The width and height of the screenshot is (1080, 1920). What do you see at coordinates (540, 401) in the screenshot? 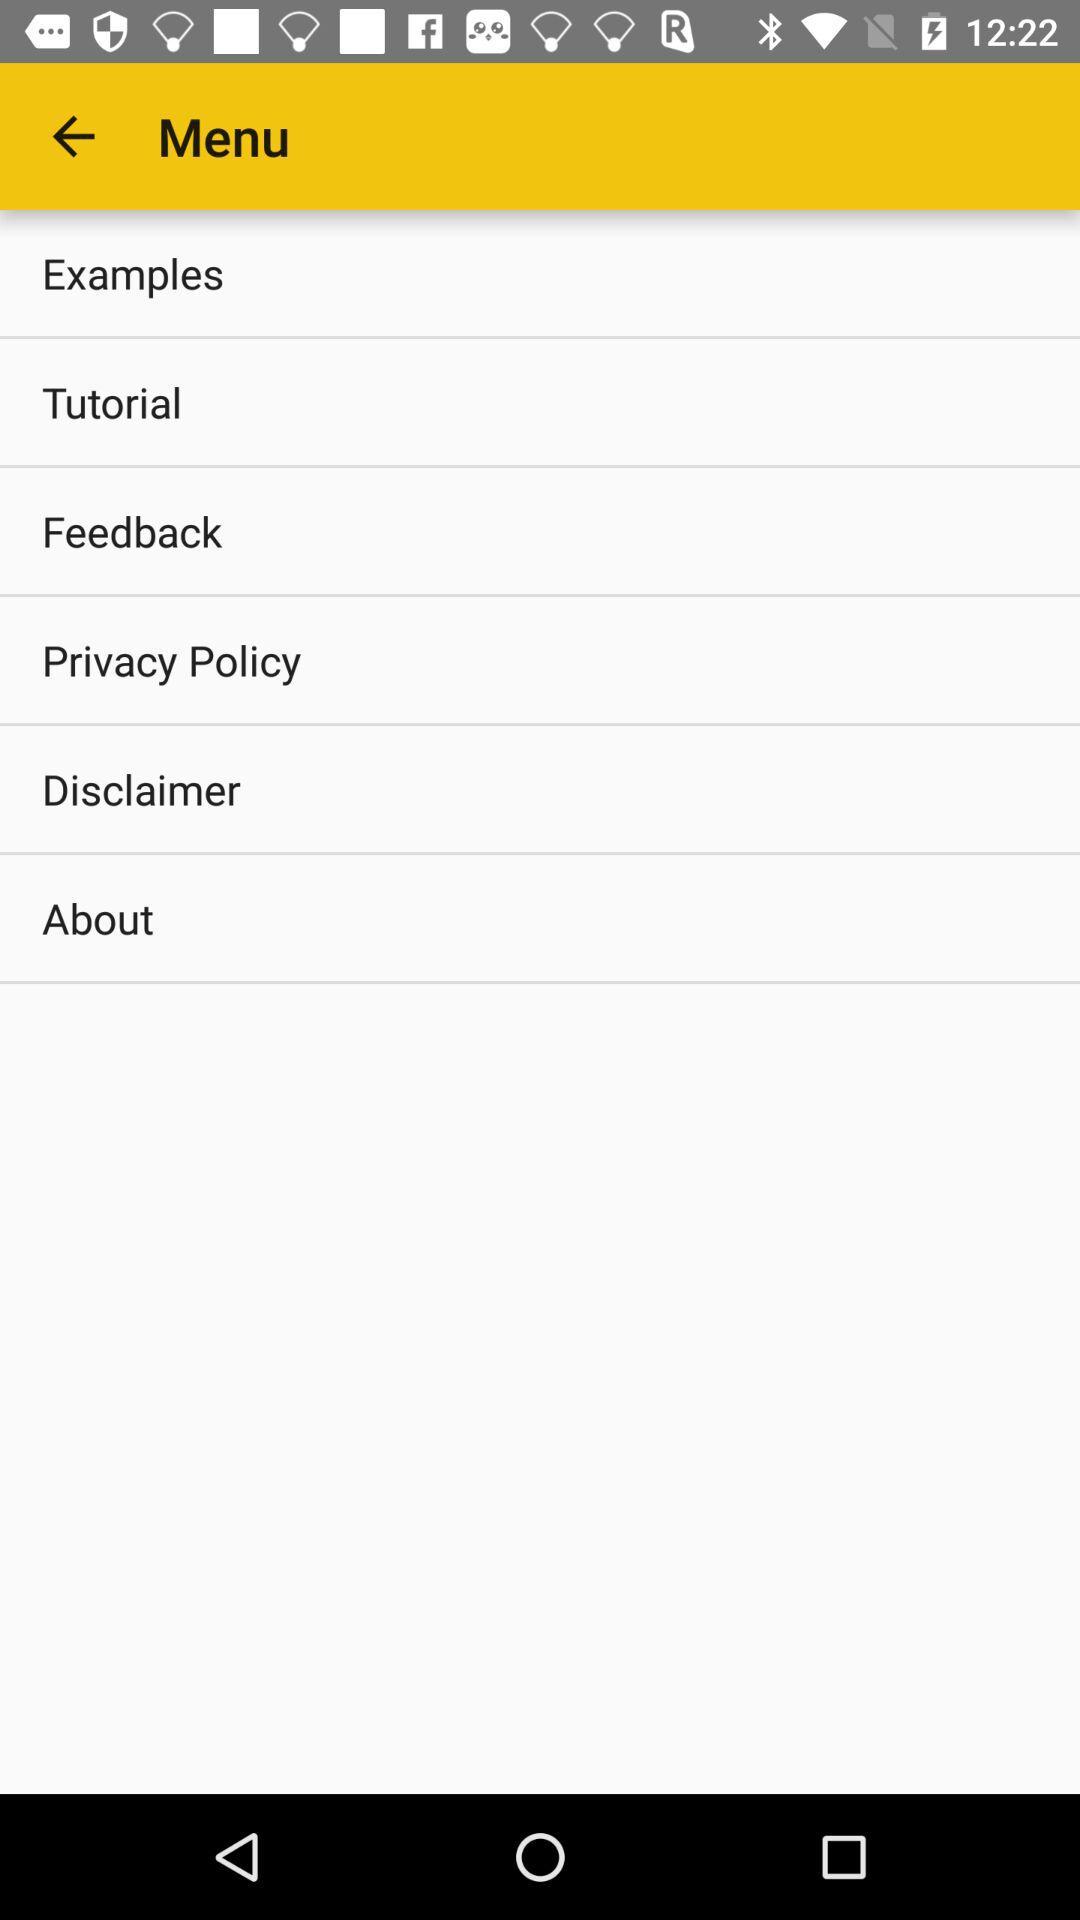
I see `item below the examples item` at bounding box center [540, 401].